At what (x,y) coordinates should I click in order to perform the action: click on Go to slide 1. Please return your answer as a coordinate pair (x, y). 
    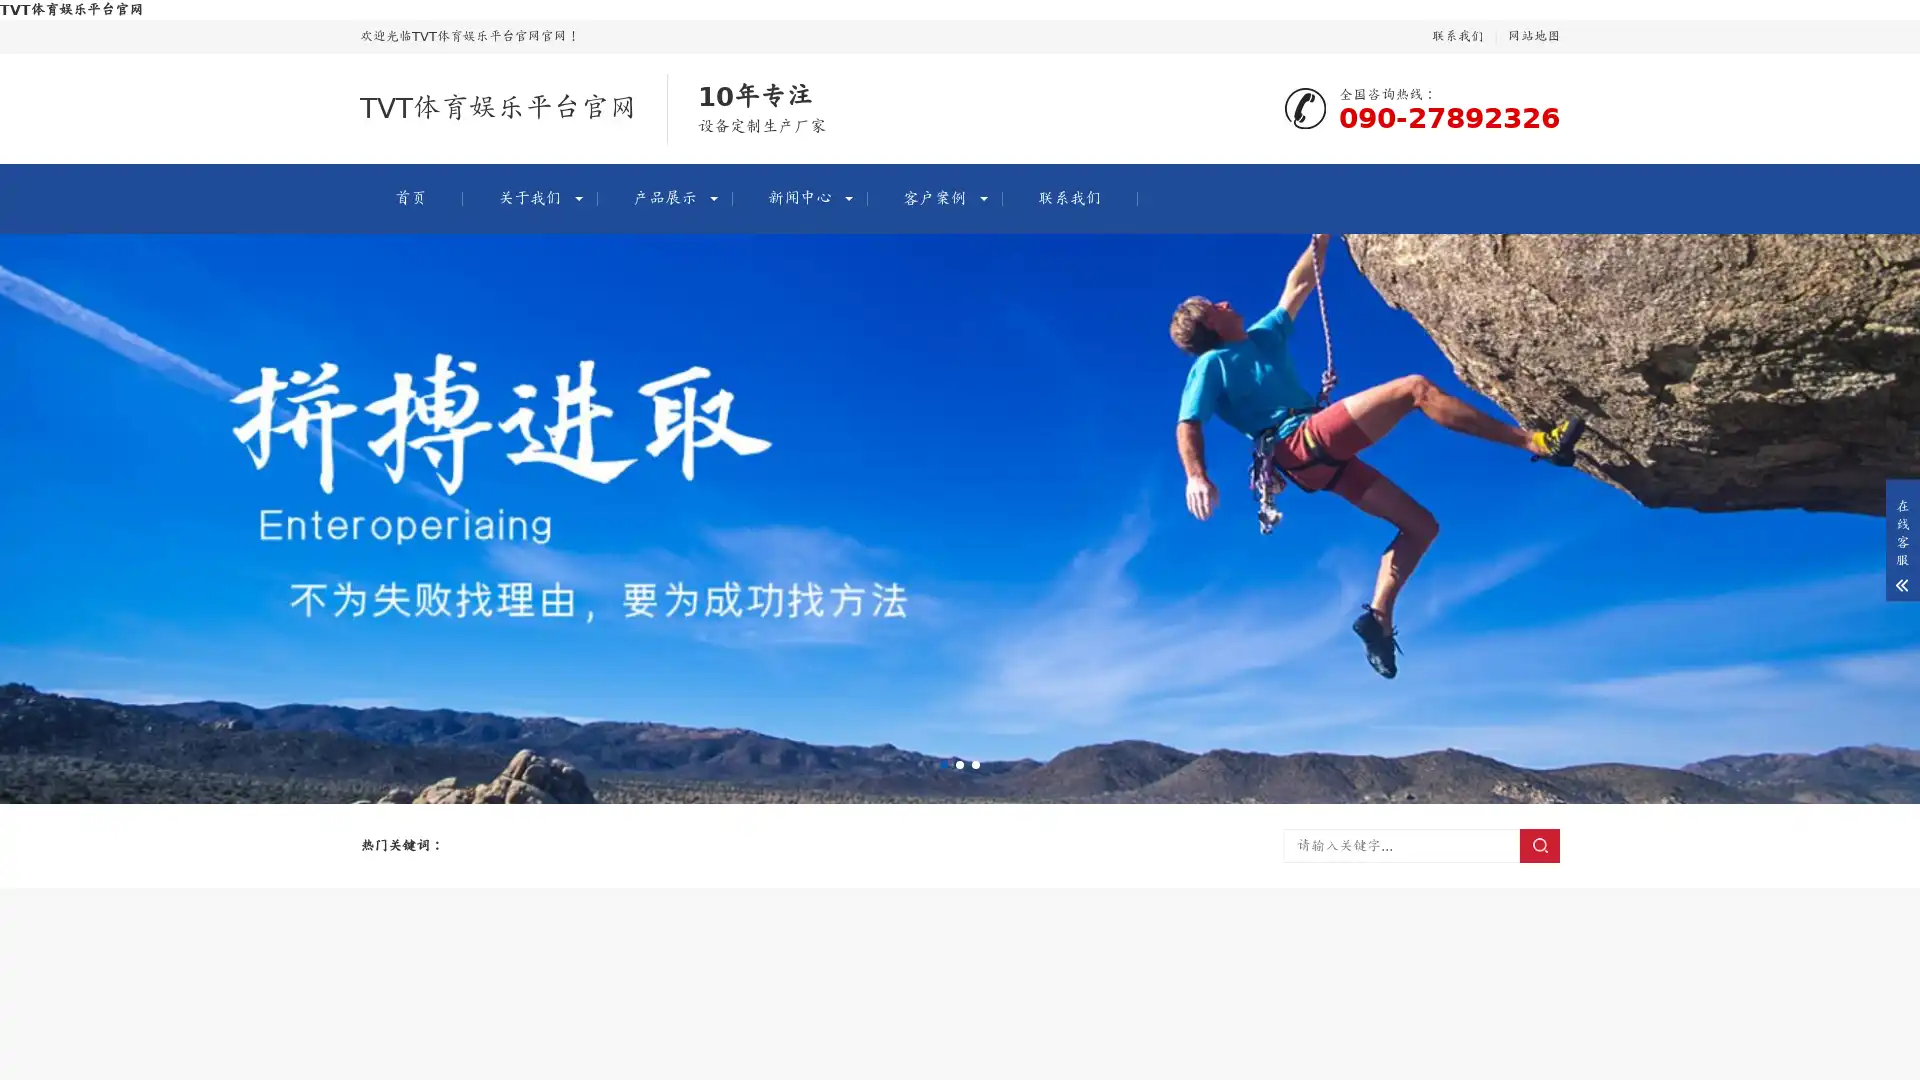
    Looking at the image, I should click on (943, 764).